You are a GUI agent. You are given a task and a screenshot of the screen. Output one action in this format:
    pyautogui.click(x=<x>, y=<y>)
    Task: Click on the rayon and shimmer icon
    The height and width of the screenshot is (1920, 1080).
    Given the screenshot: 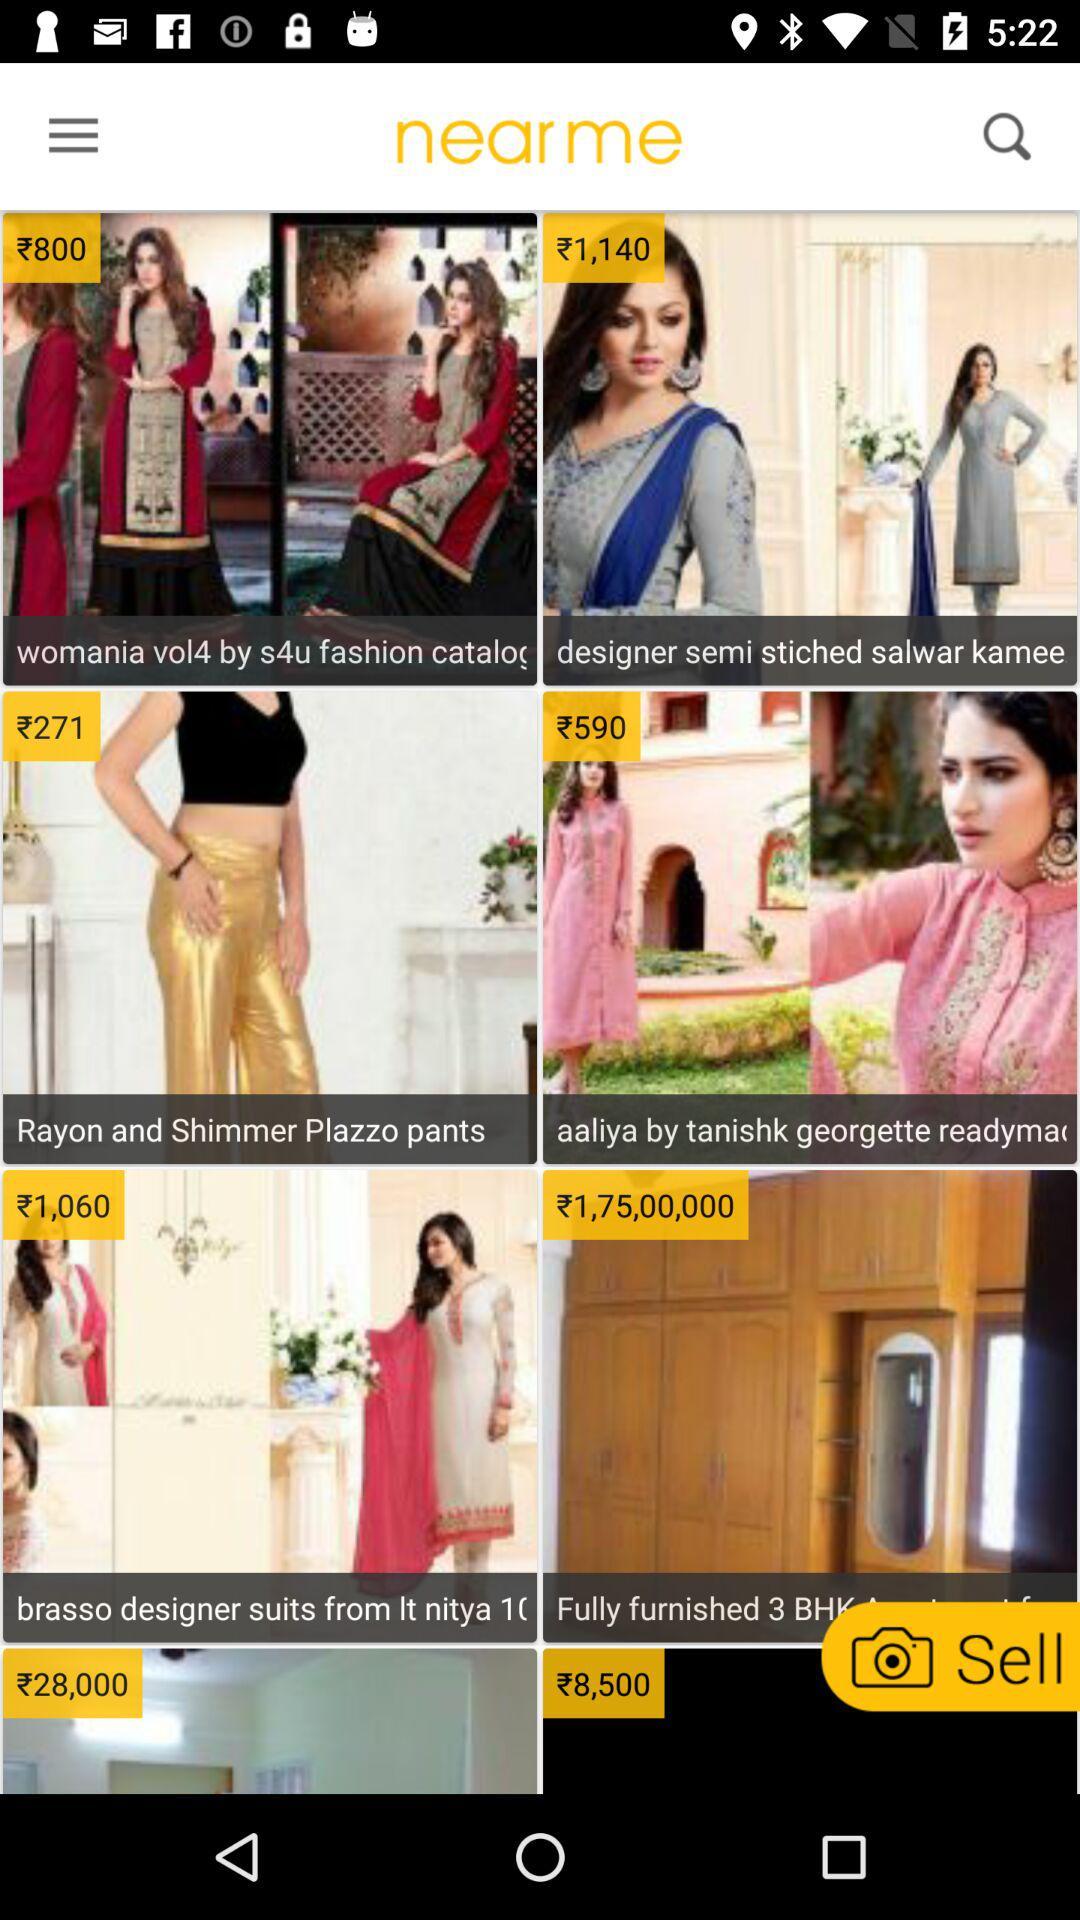 What is the action you would take?
    pyautogui.click(x=270, y=1129)
    